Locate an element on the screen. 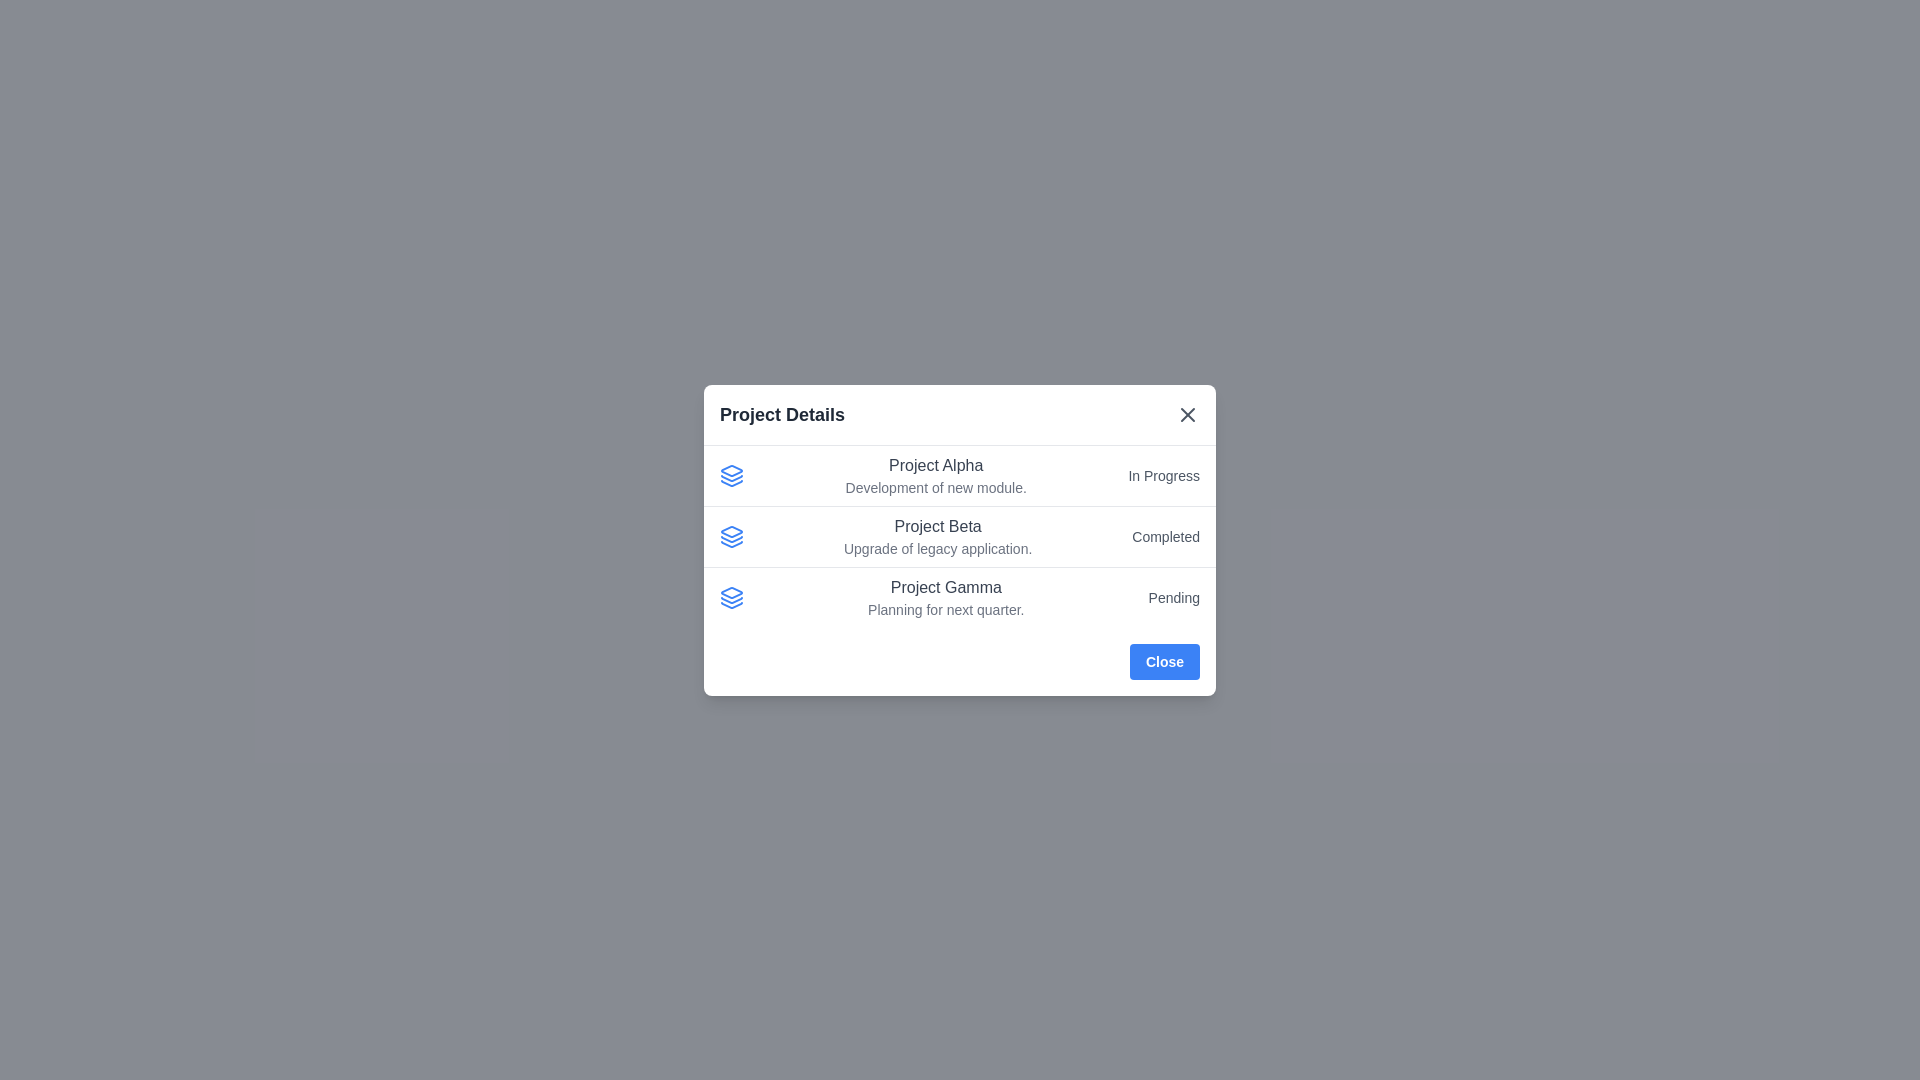 This screenshot has height=1080, width=1920. 'Close' button at the bottom right of the dialog is located at coordinates (1164, 661).